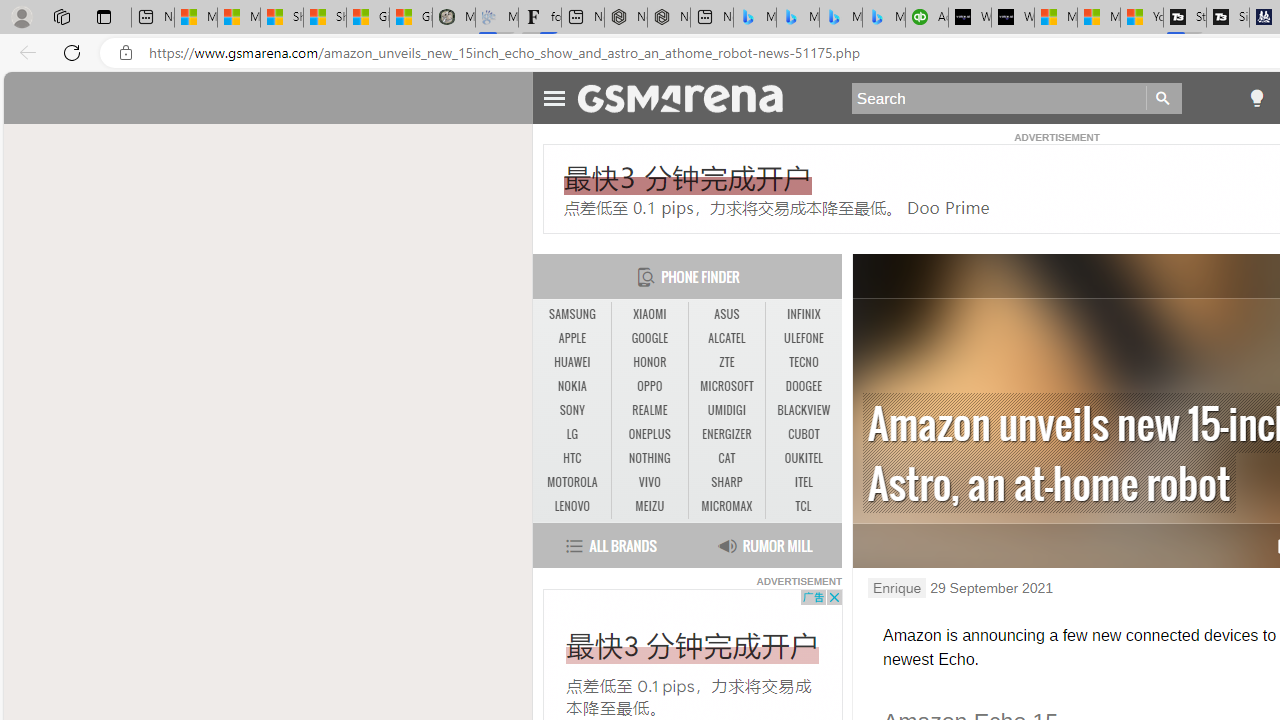 Image resolution: width=1280 pixels, height=720 pixels. I want to click on 'XIAOMI', so click(650, 315).